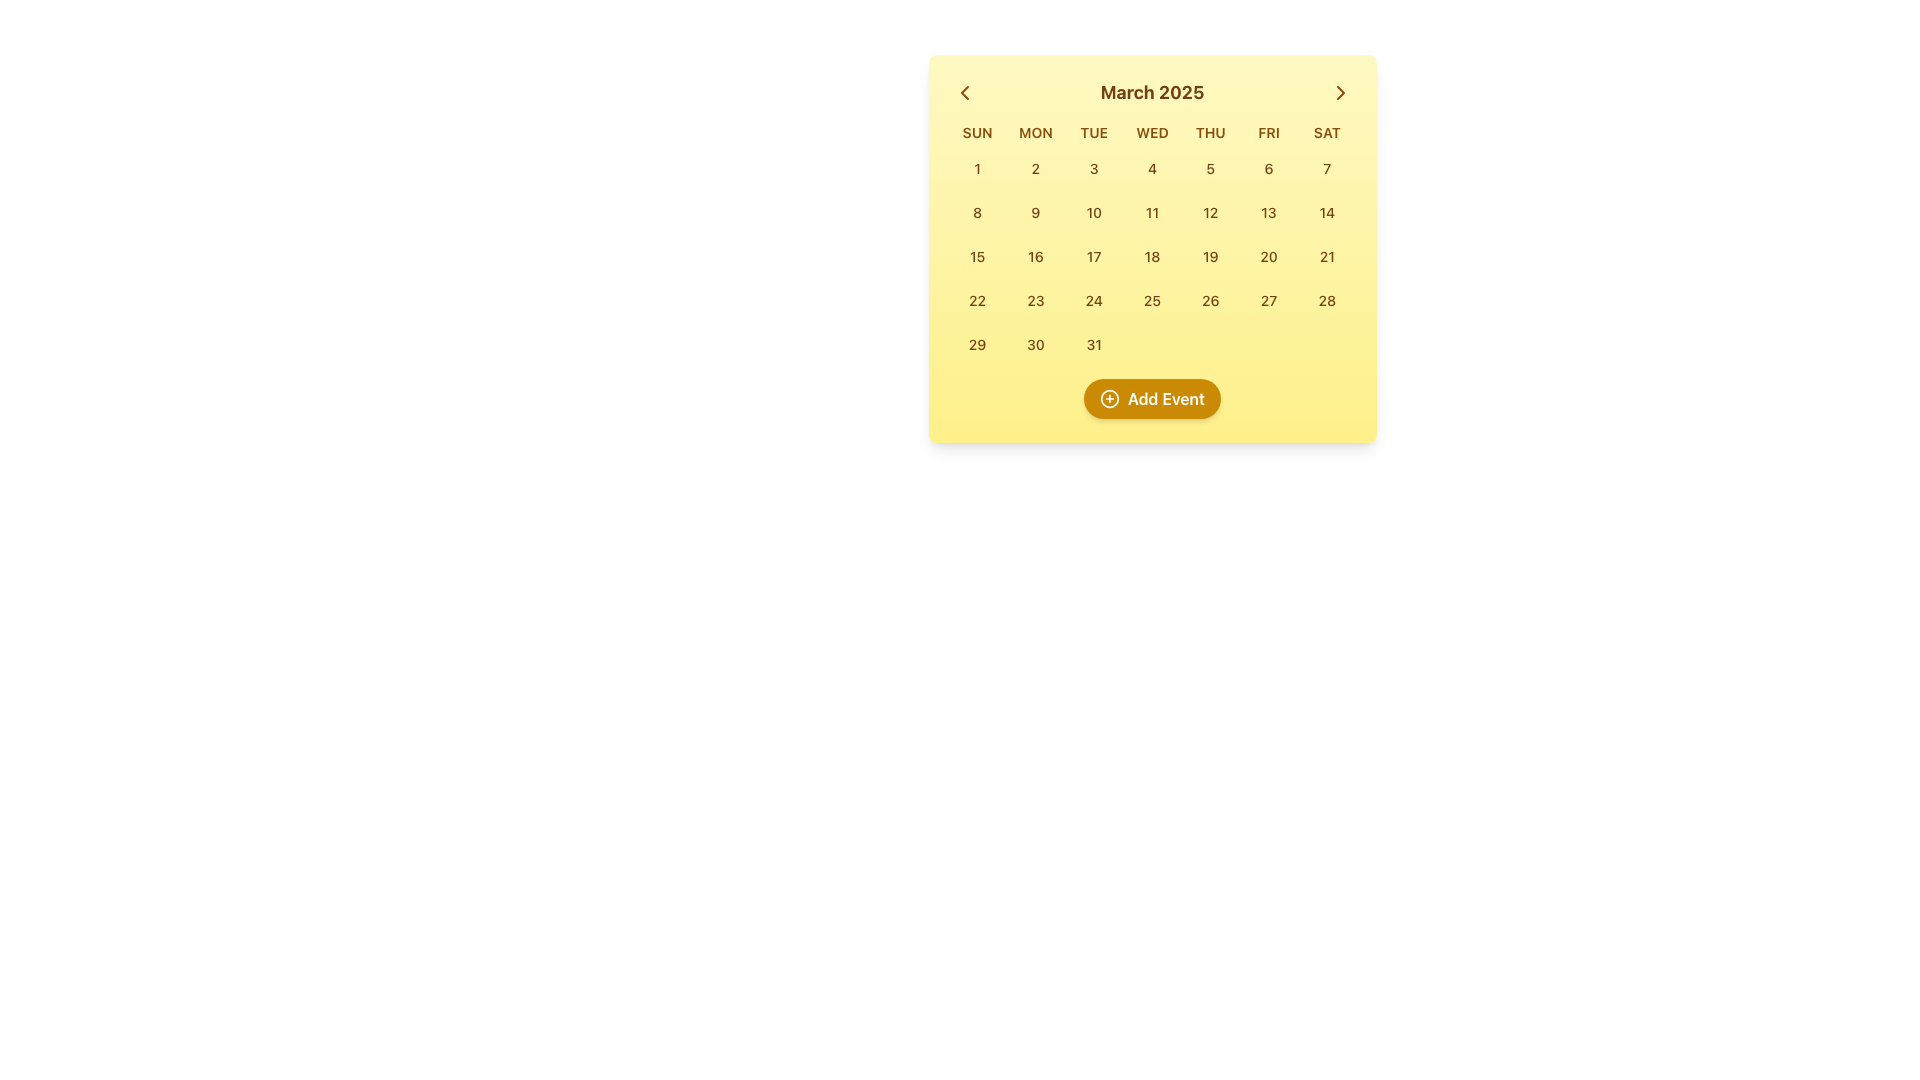 The width and height of the screenshot is (1920, 1080). What do you see at coordinates (1152, 132) in the screenshot?
I see `the text label displaying 'WED' in uppercase letters, which is styled with a small font size and bold formatting, and has a yellowish background, located in the calendar header row` at bounding box center [1152, 132].